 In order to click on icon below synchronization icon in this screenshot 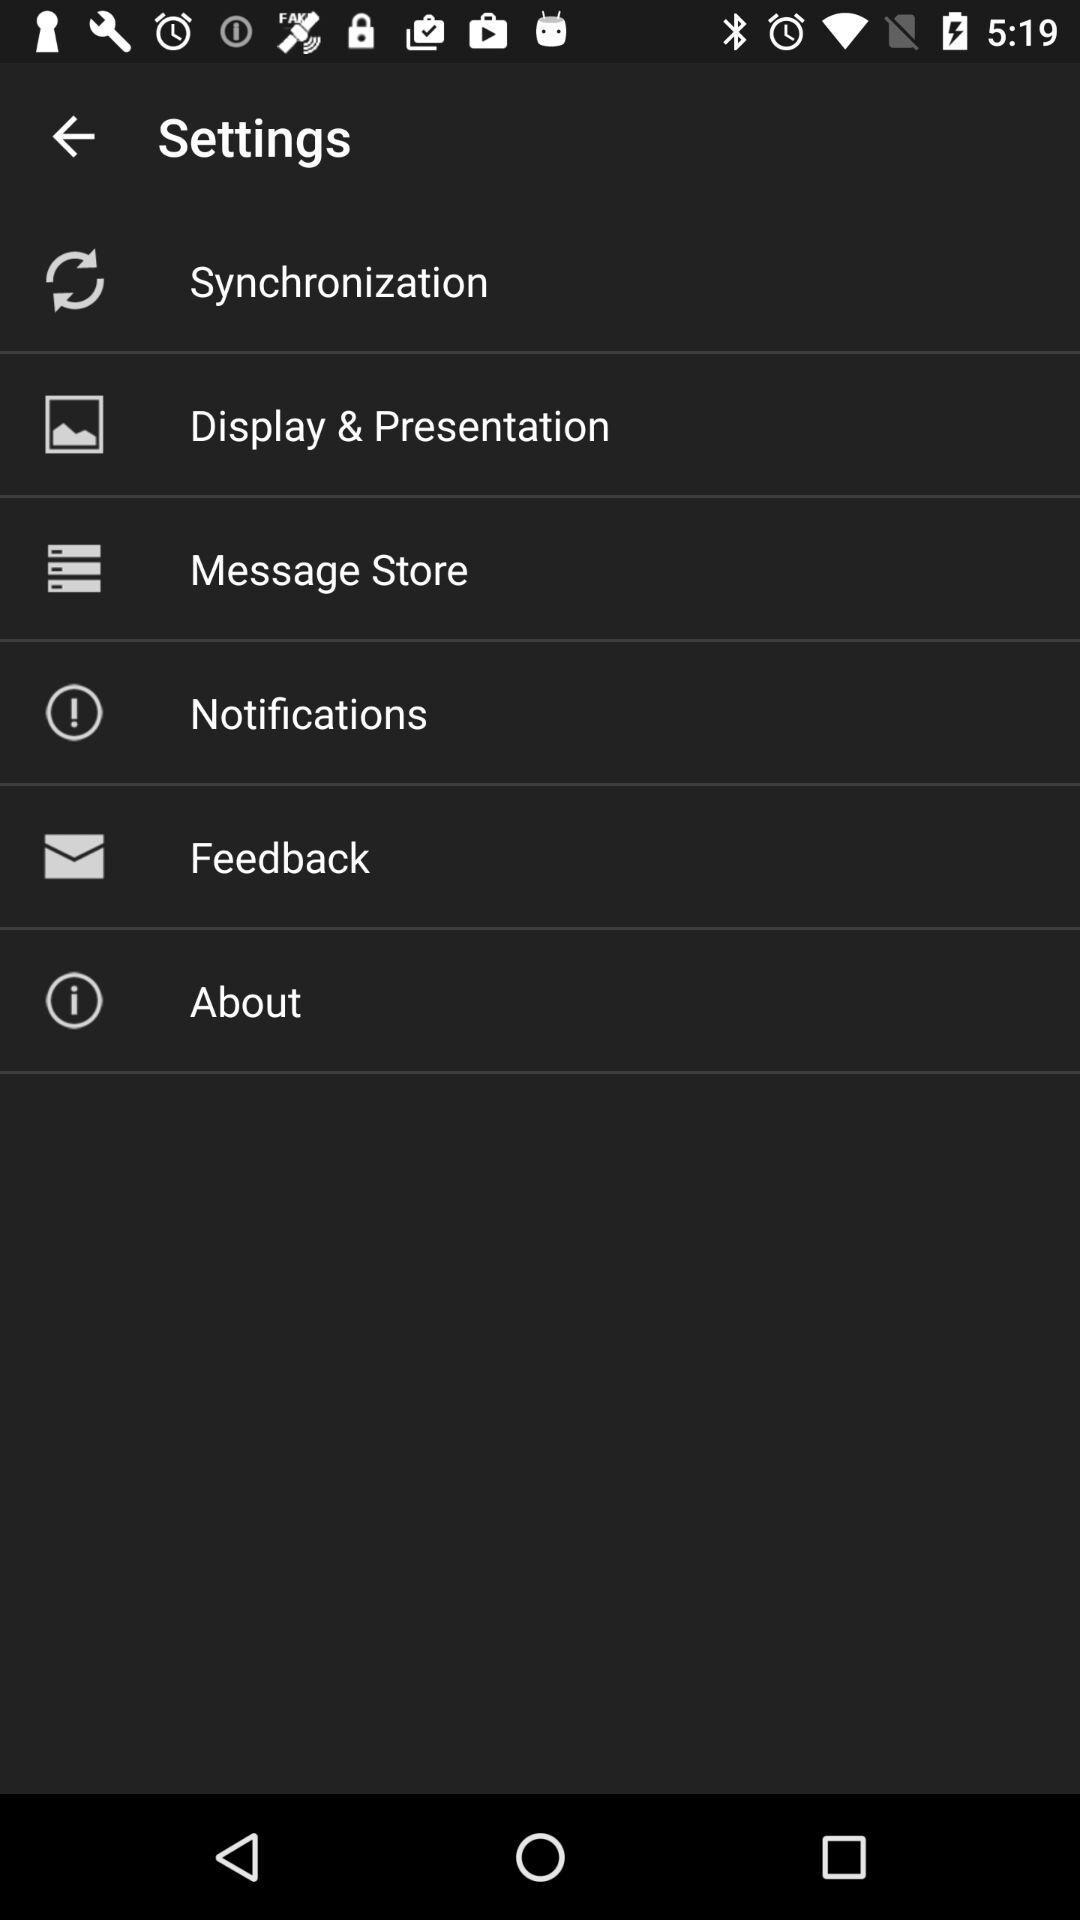, I will do `click(400, 423)`.